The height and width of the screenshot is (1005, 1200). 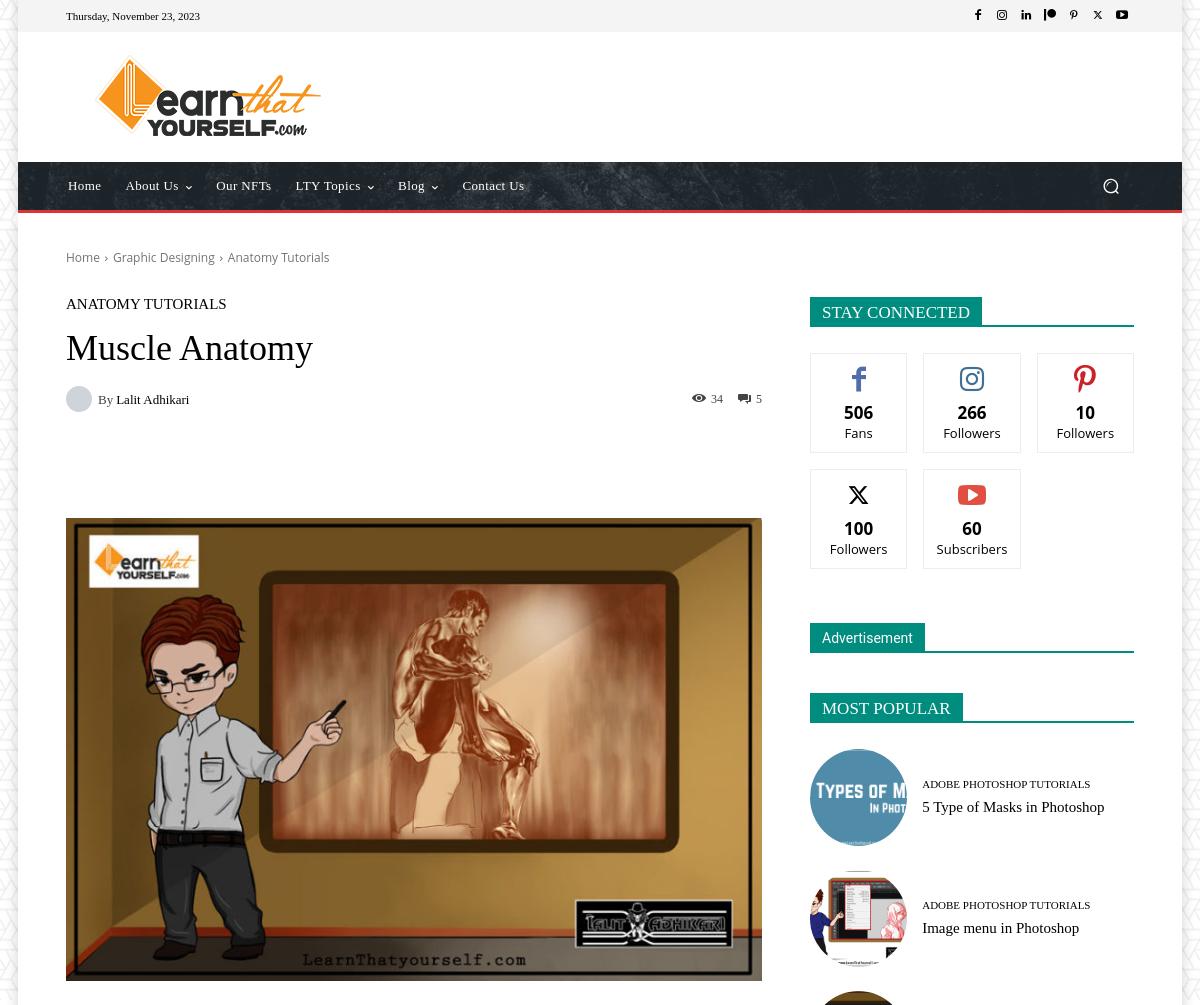 I want to click on 'Blog', so click(x=411, y=184).